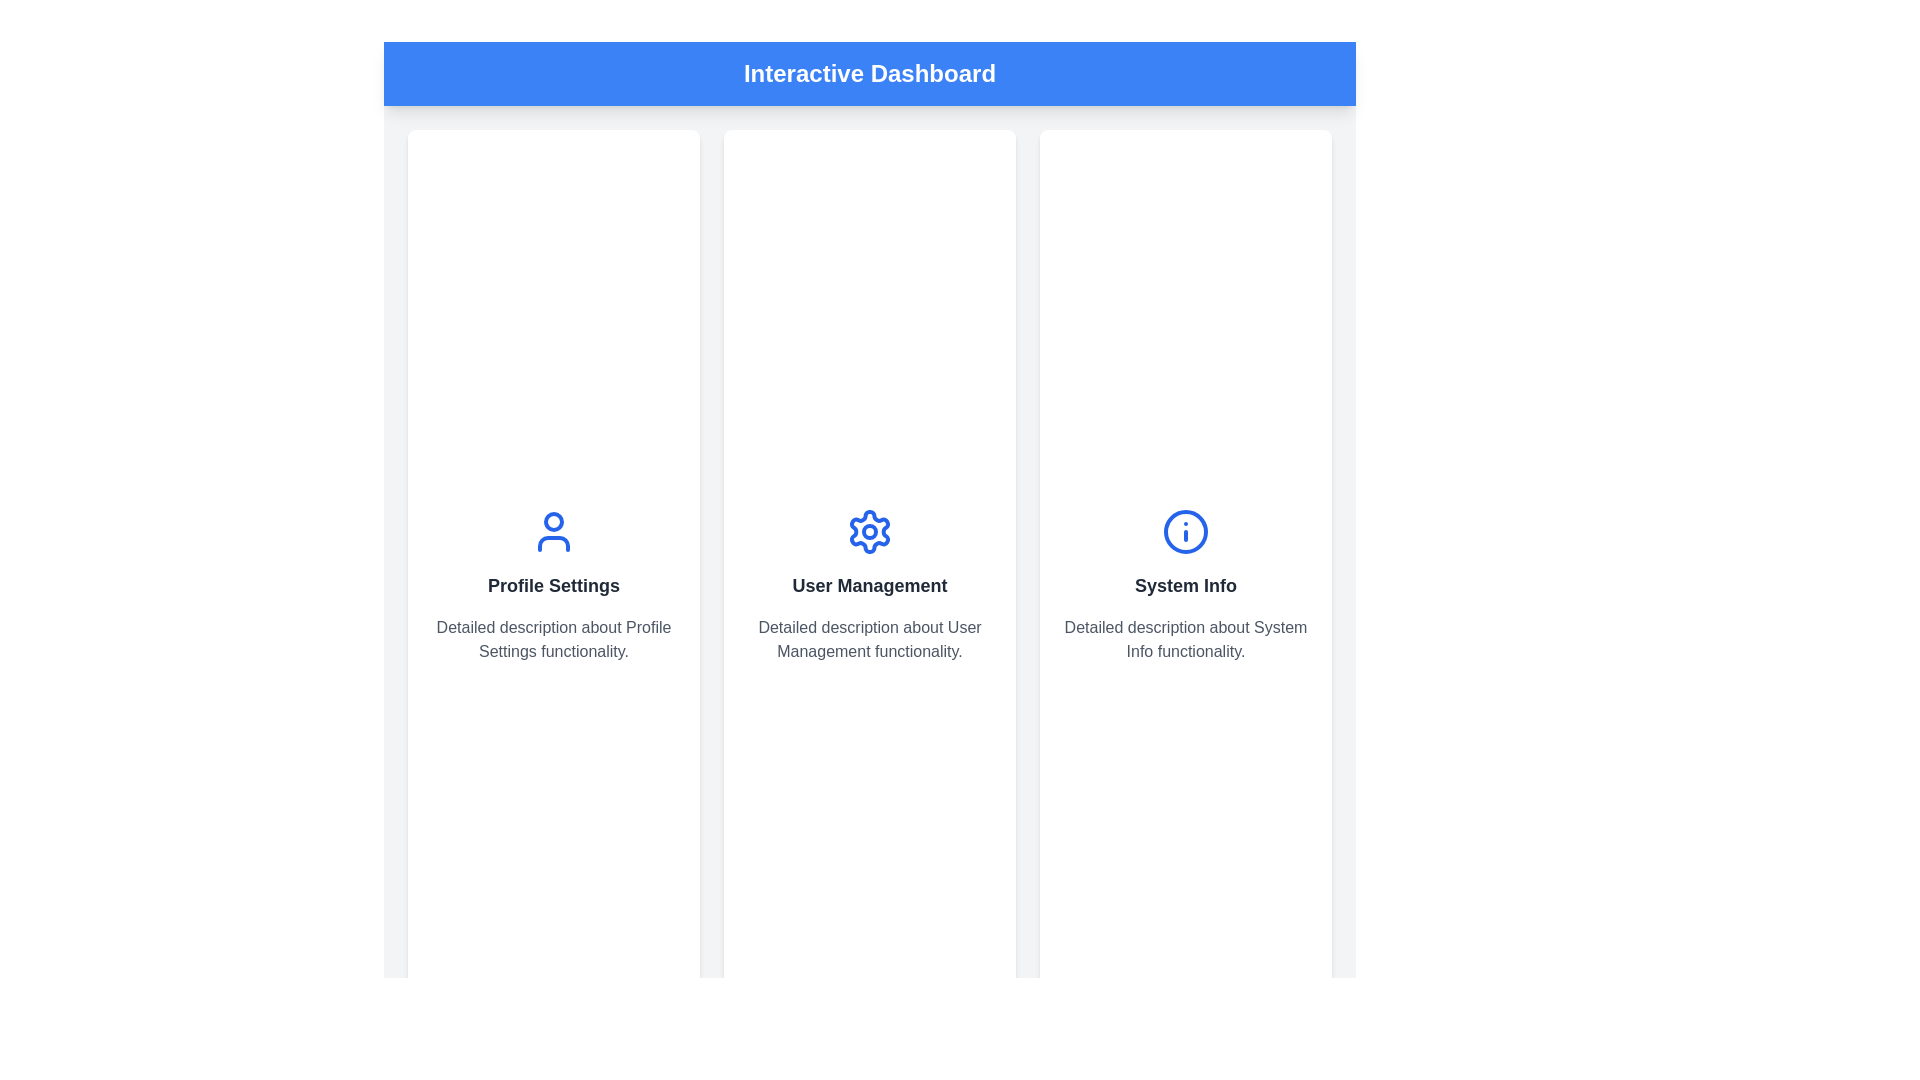 The image size is (1920, 1080). What do you see at coordinates (869, 531) in the screenshot?
I see `the settings icon that signifies functionality related to user management, located in the middle panel of three panels above the 'User Management' text` at bounding box center [869, 531].